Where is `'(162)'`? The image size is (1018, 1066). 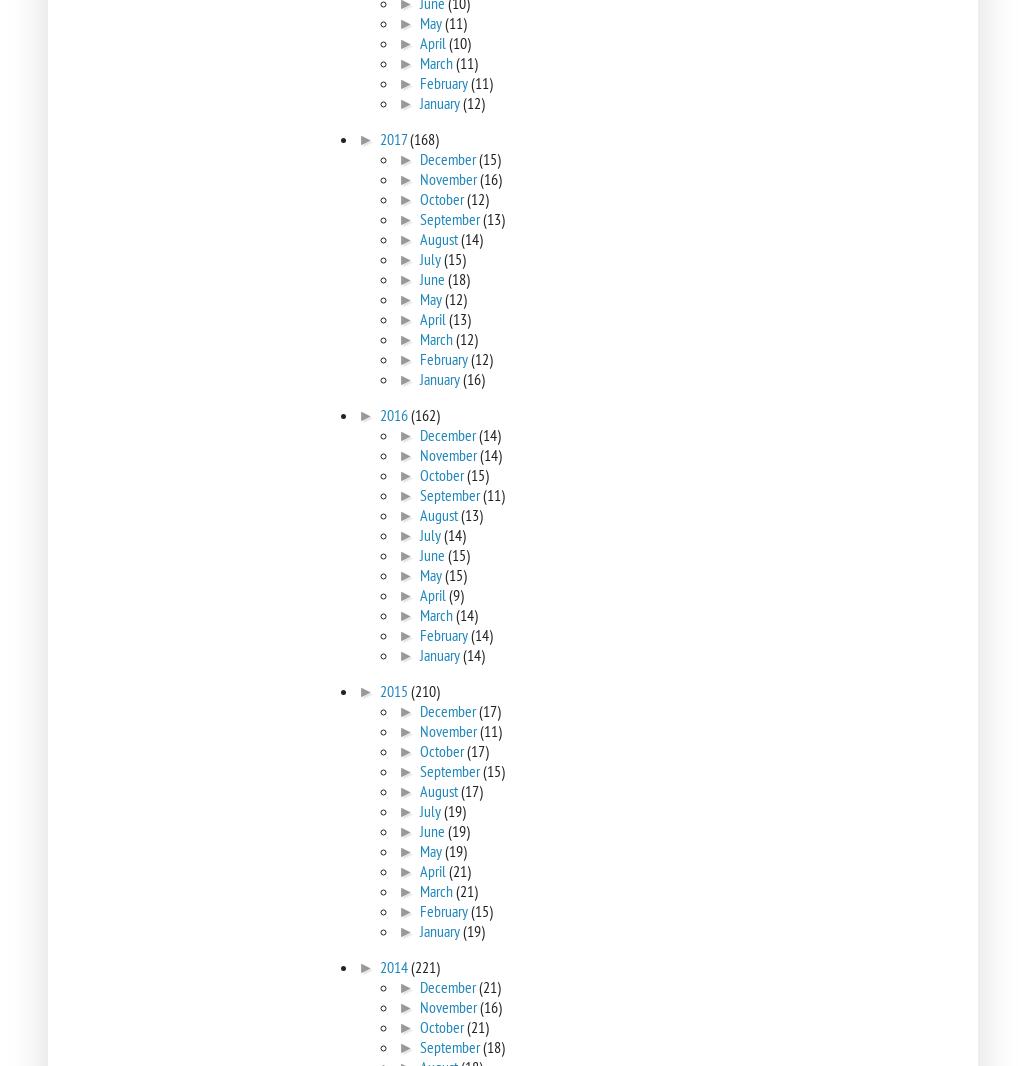
'(162)' is located at coordinates (409, 414).